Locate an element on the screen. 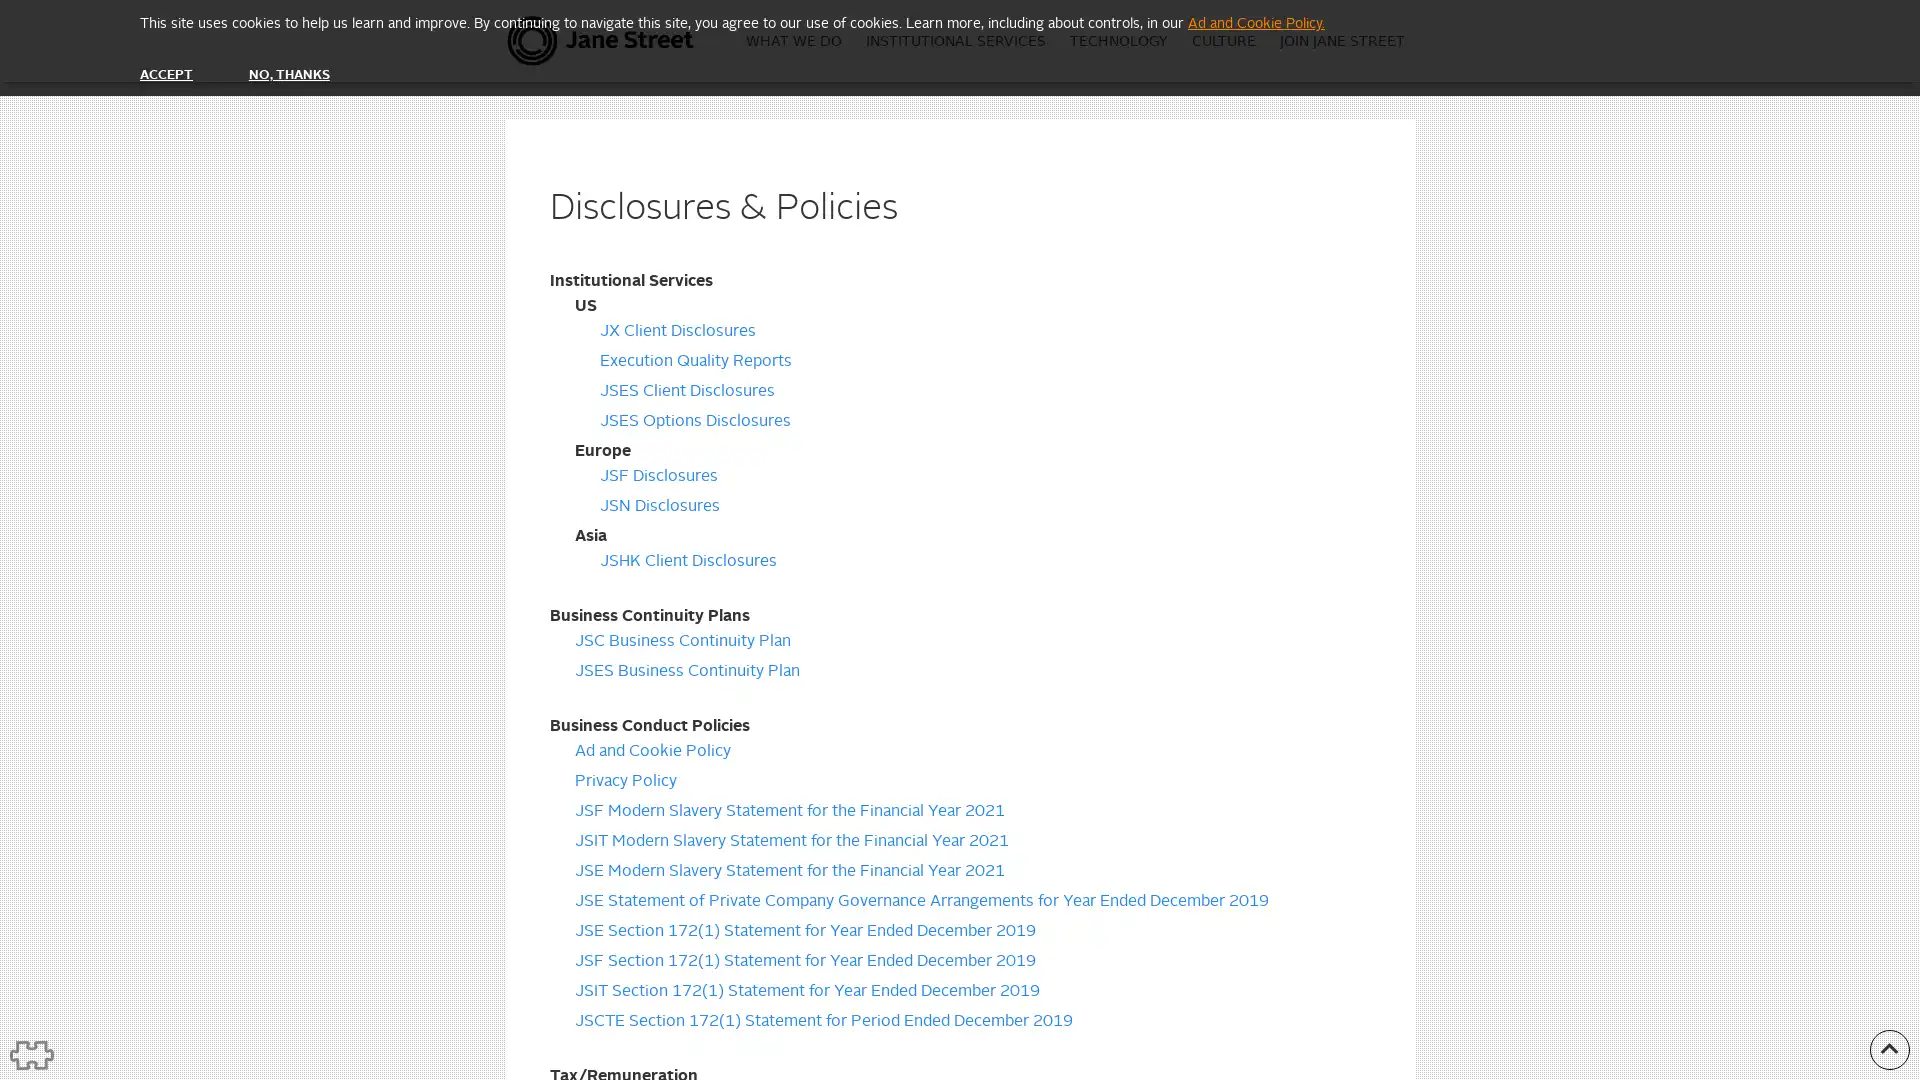 The width and height of the screenshot is (1920, 1080). learn more about cookies is located at coordinates (1255, 23).